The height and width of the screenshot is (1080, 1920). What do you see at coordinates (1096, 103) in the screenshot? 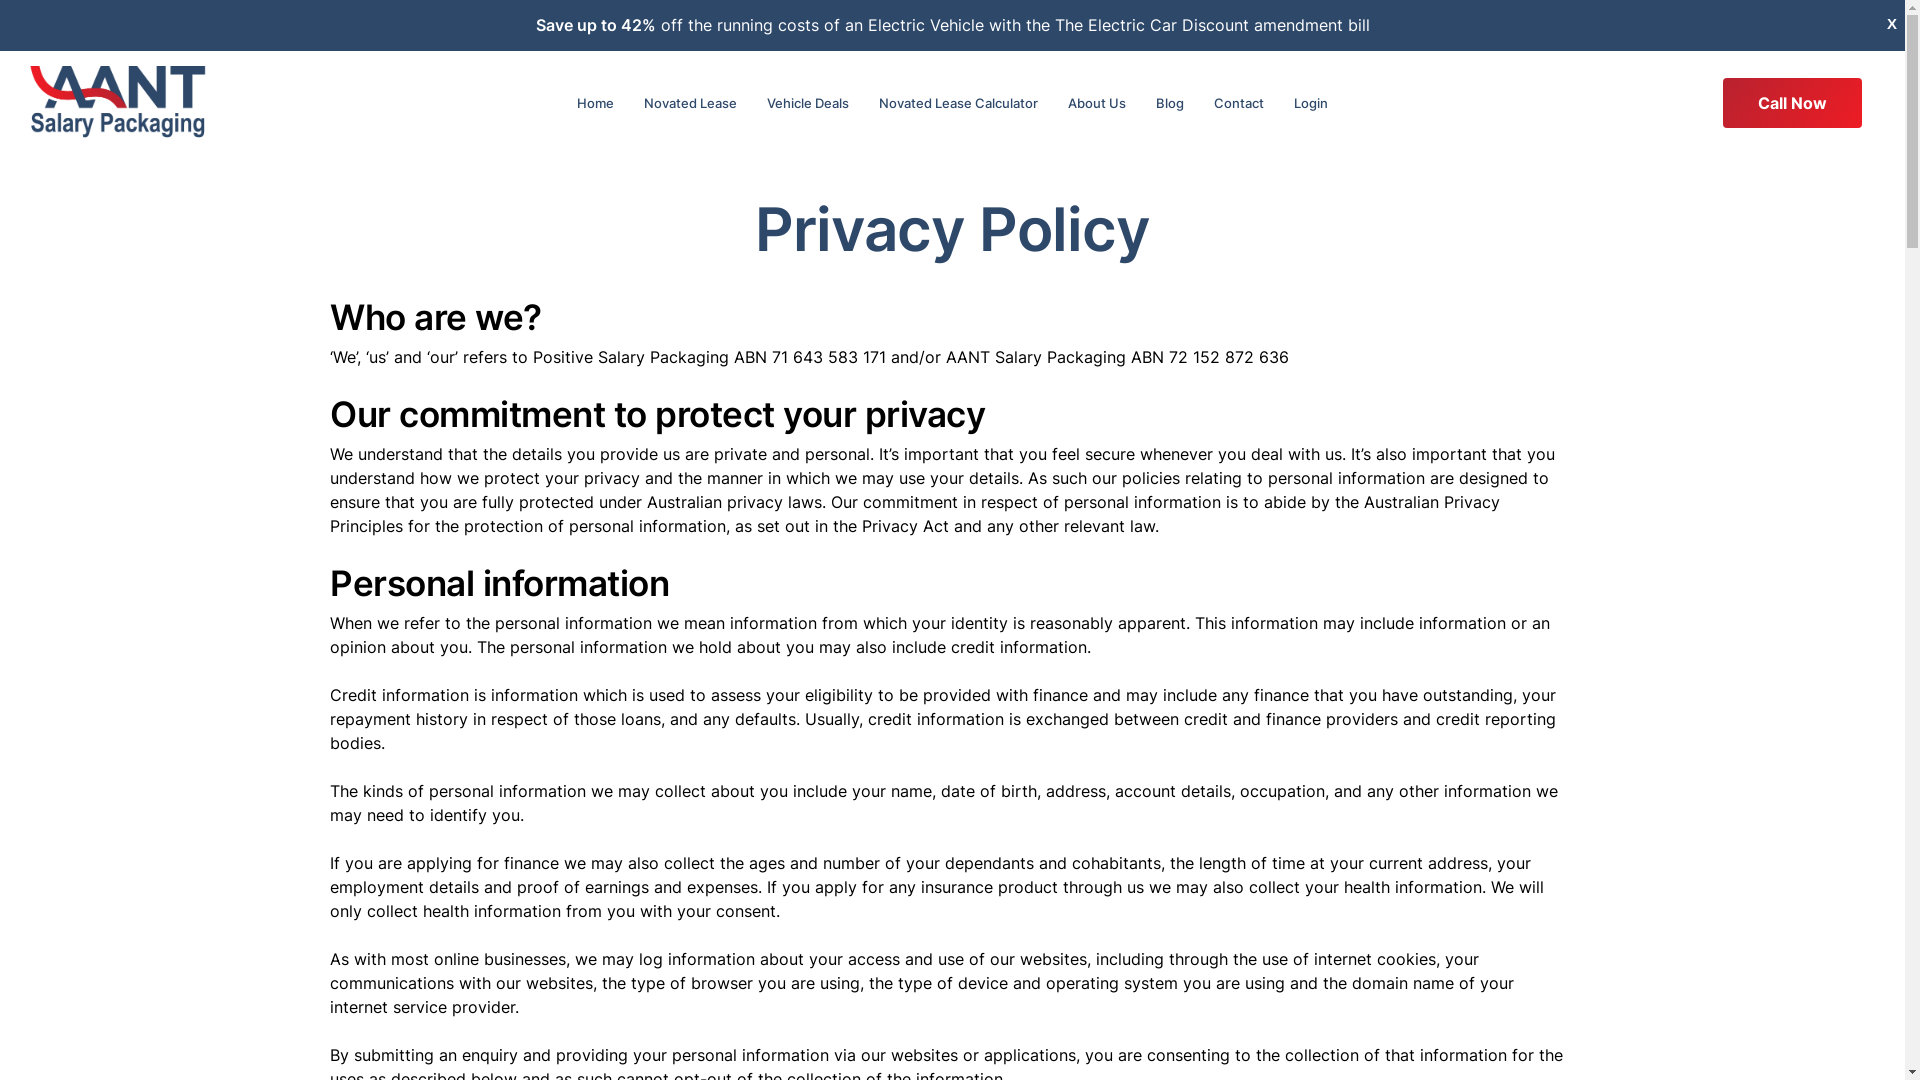
I see `'About Us'` at bounding box center [1096, 103].